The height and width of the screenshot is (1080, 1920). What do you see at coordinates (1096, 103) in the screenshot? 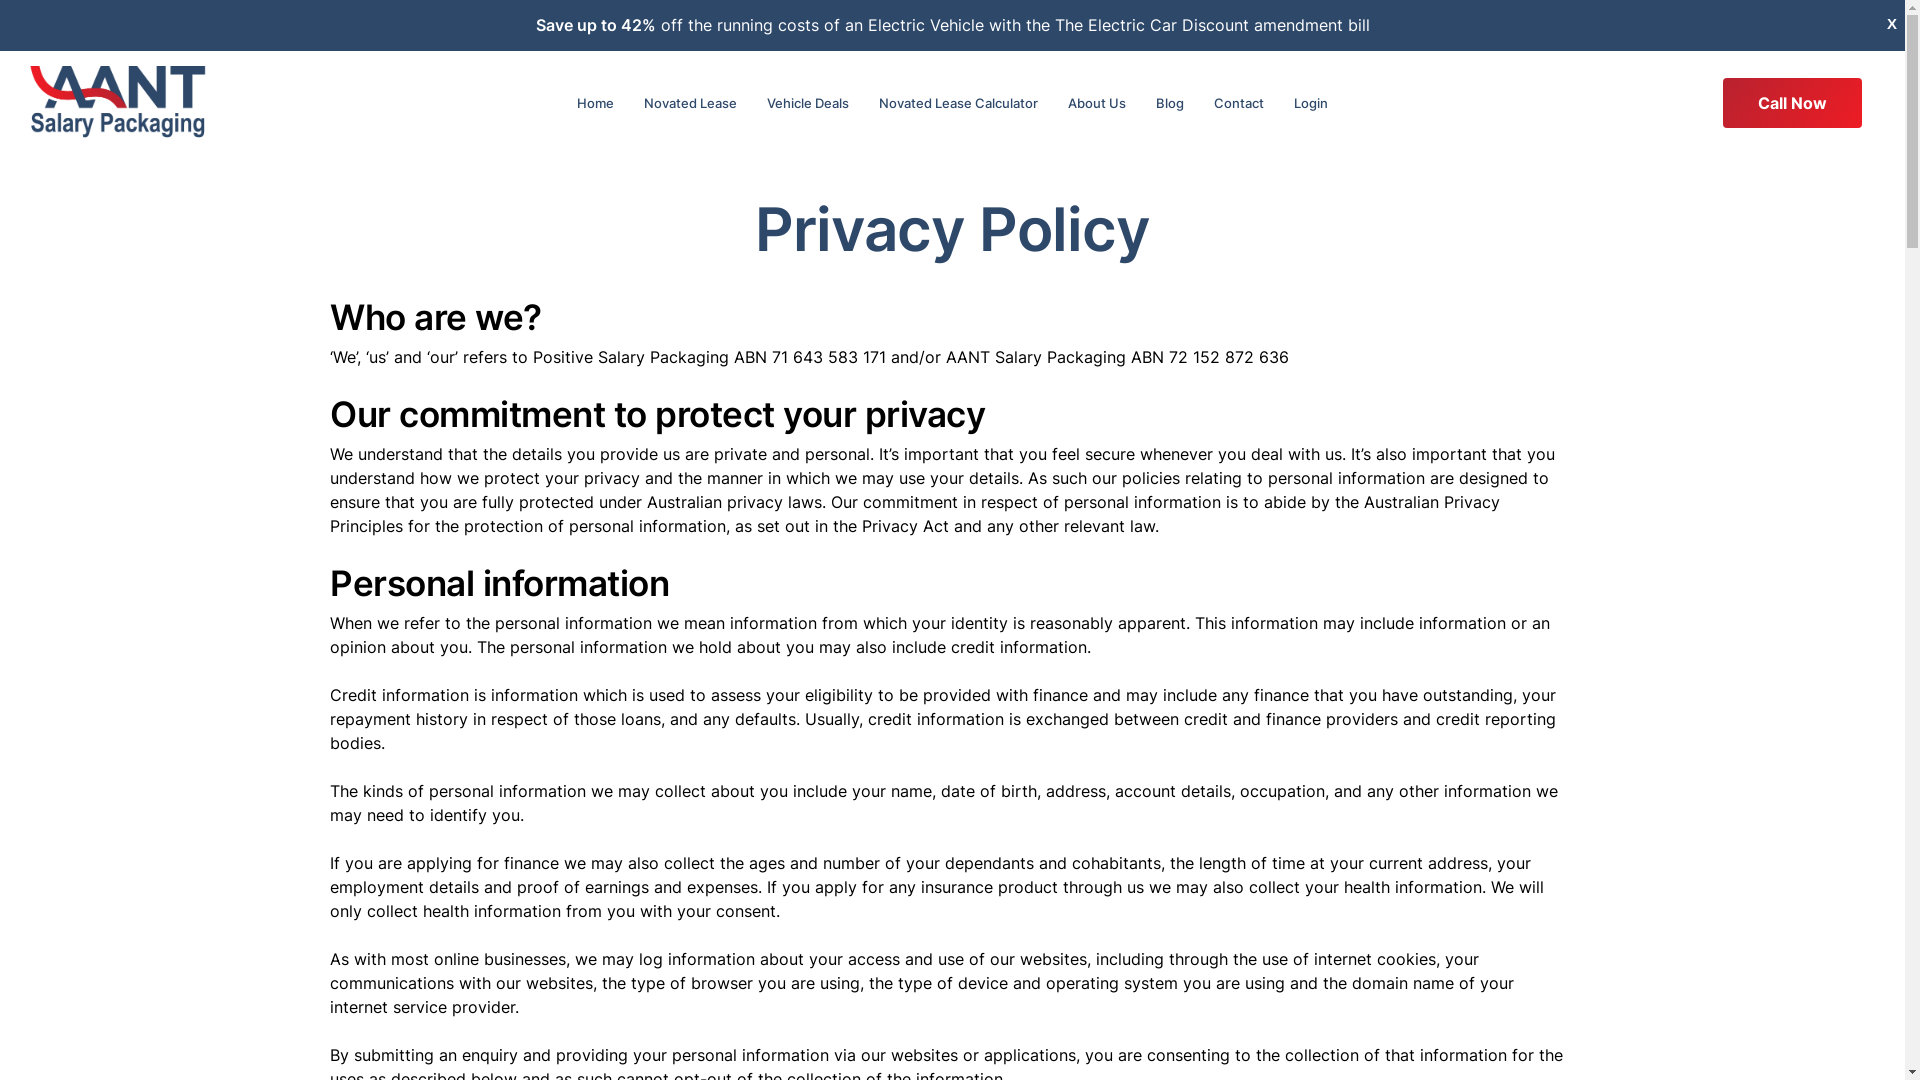
I see `'About Us'` at bounding box center [1096, 103].